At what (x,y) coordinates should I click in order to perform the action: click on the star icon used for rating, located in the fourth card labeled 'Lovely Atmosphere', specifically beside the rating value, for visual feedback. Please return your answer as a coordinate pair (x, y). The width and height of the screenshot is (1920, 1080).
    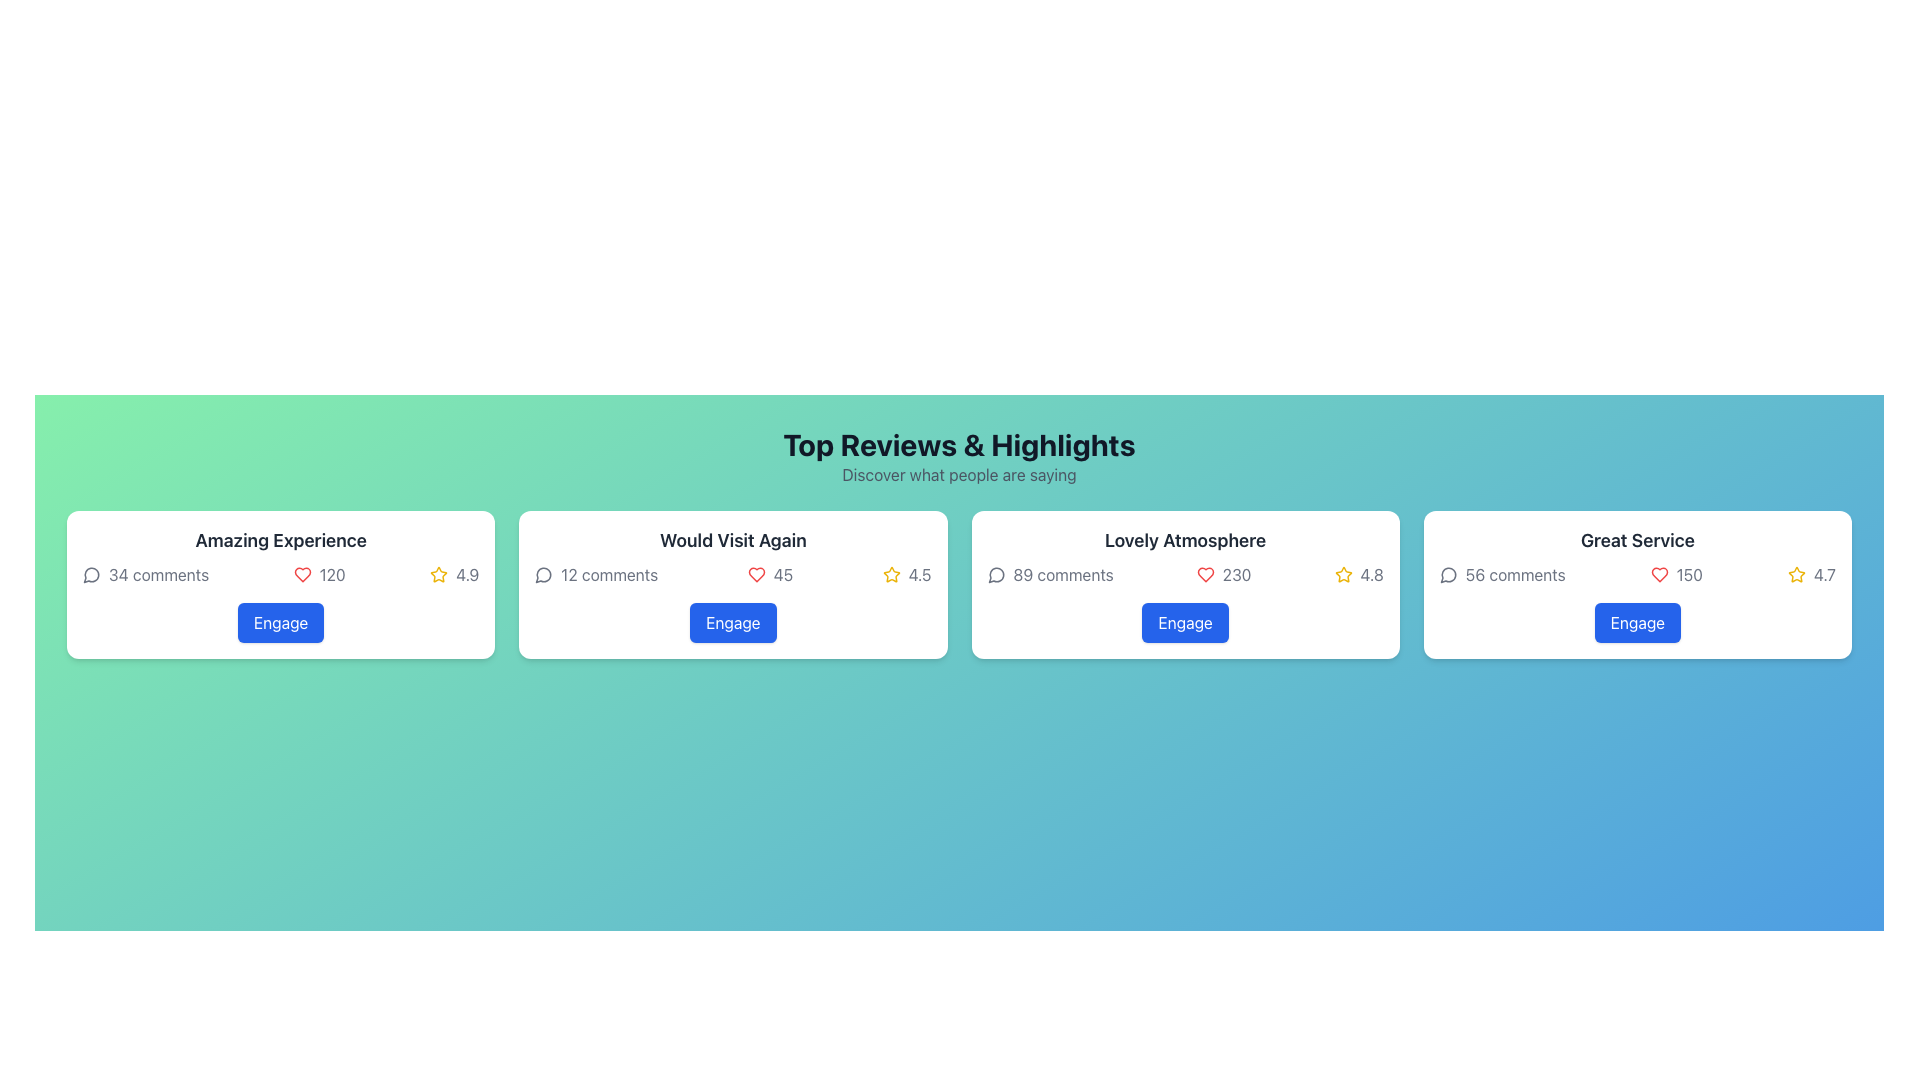
    Looking at the image, I should click on (1343, 574).